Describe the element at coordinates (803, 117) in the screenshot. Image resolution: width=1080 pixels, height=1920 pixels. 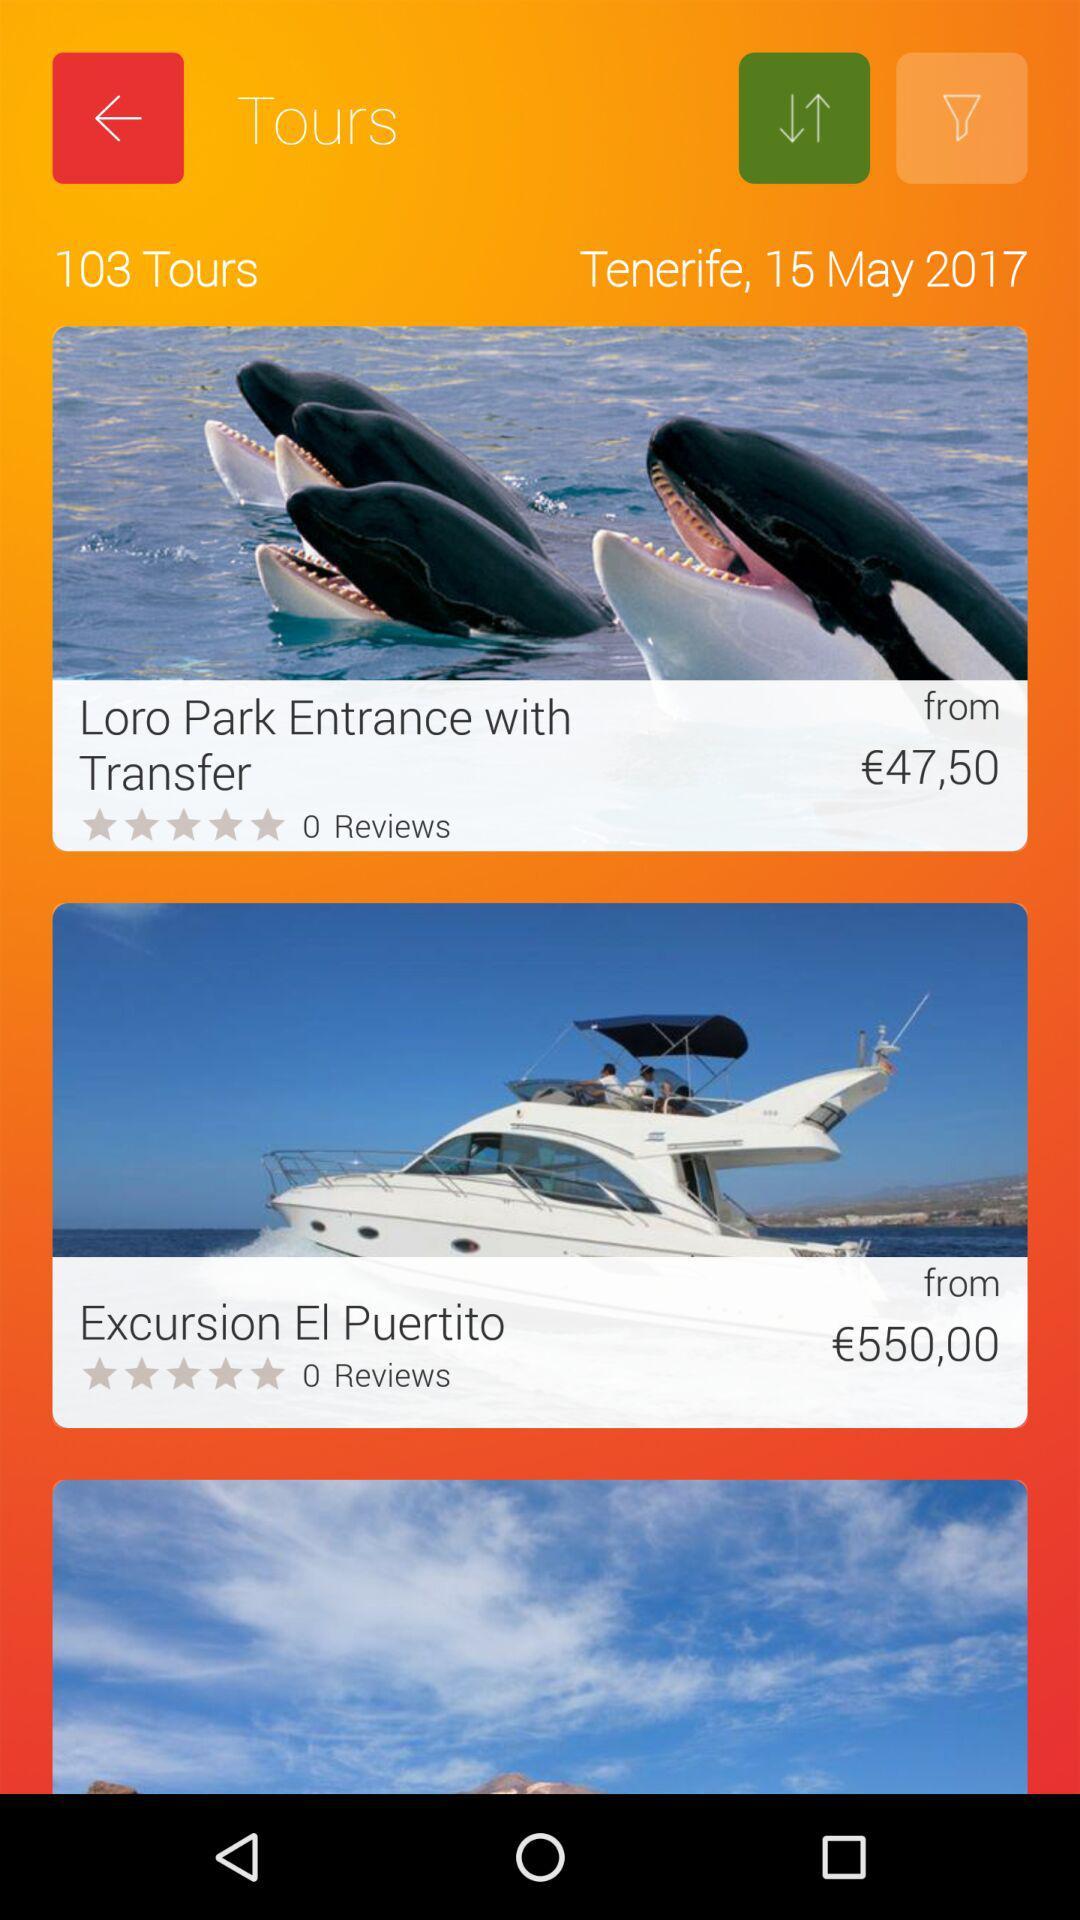
I see `the icon to the right of tours` at that location.